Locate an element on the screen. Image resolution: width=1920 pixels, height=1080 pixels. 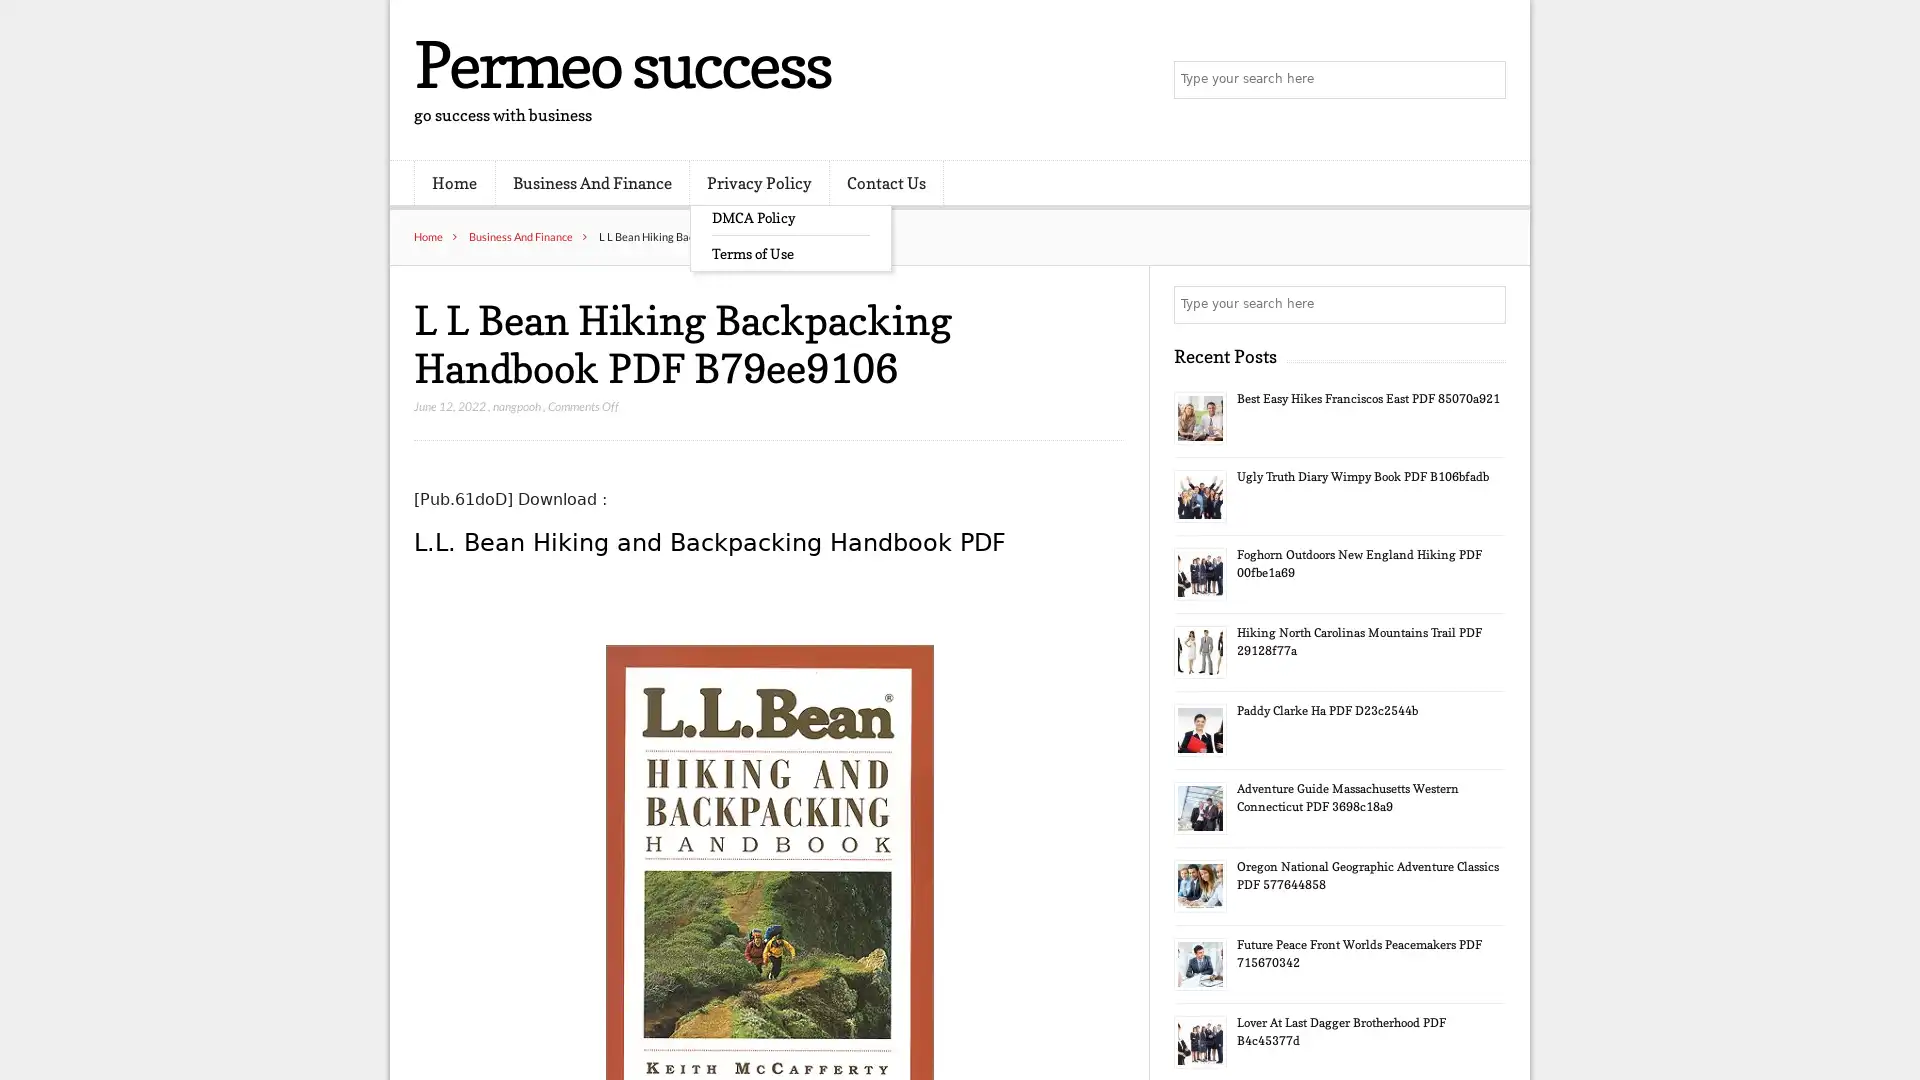
Search is located at coordinates (1485, 304).